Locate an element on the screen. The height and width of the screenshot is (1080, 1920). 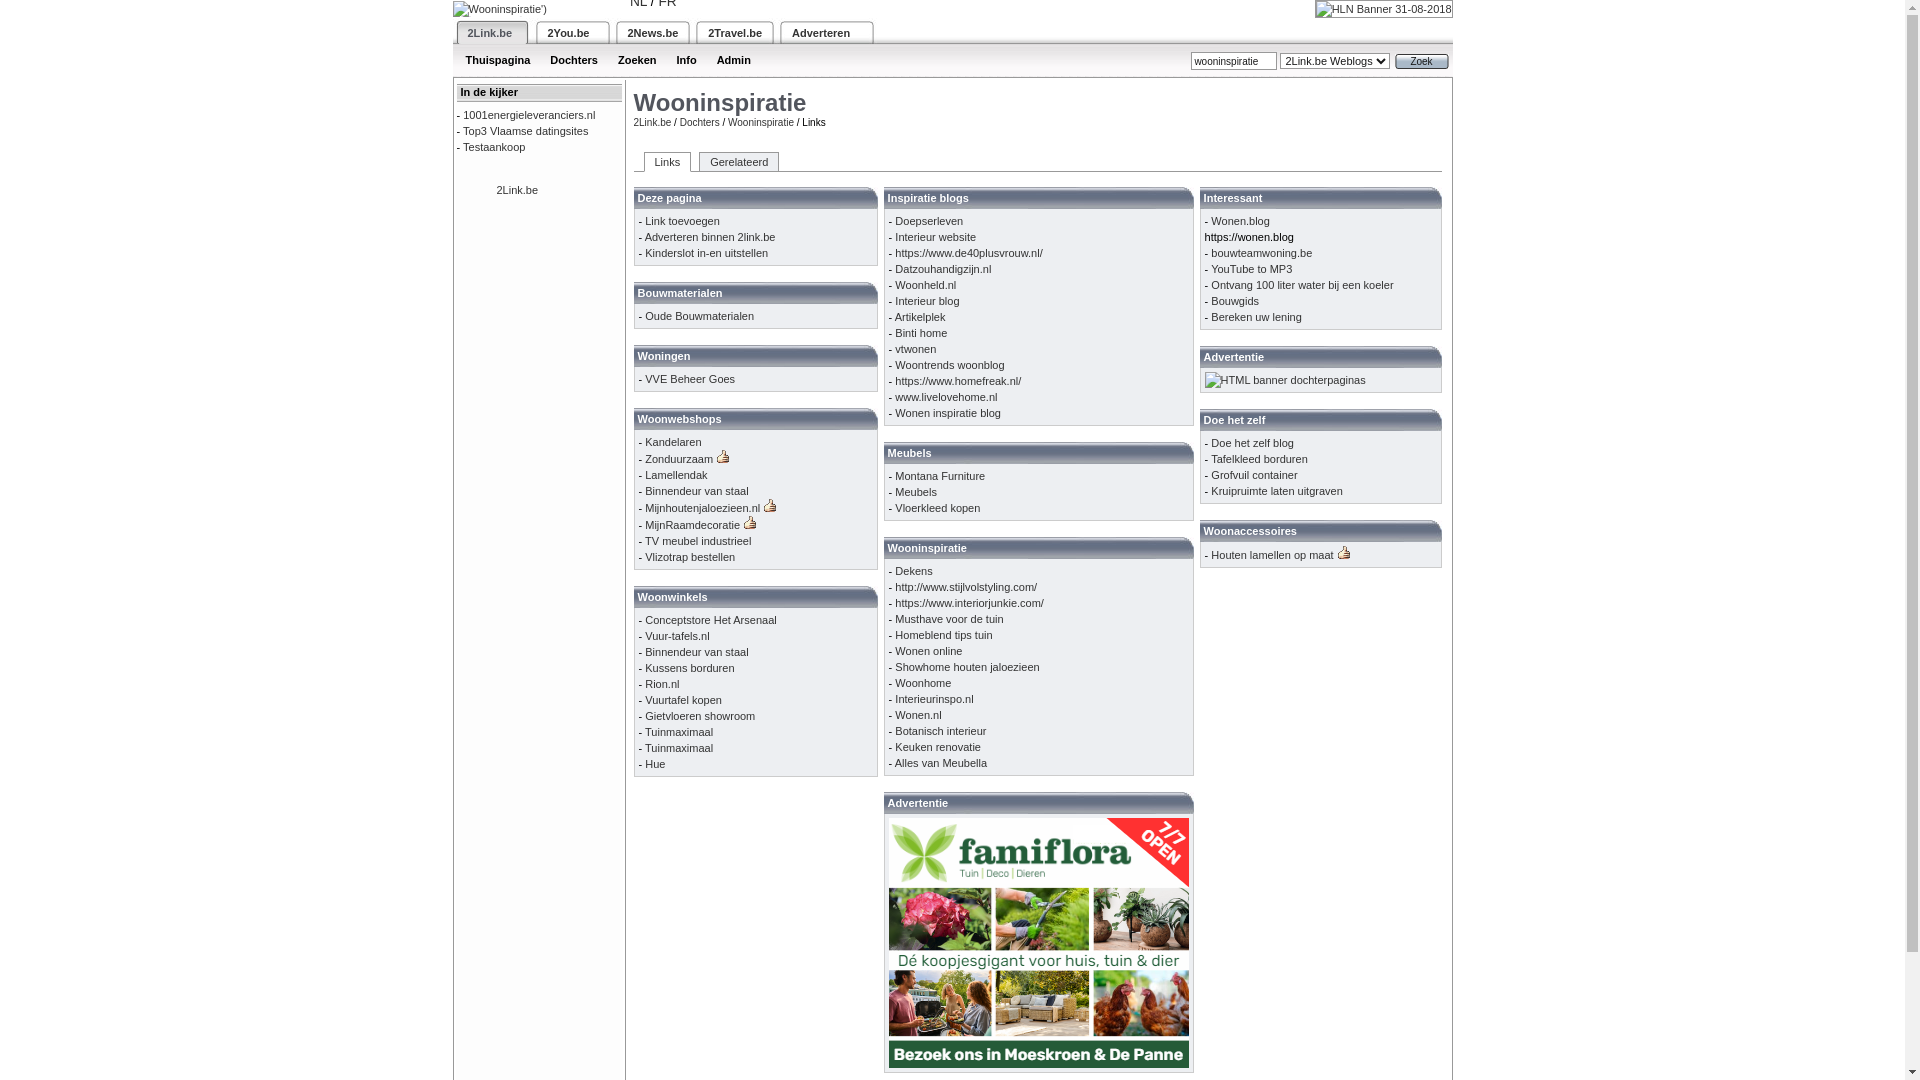
'Wonen.blog' is located at coordinates (1239, 220).